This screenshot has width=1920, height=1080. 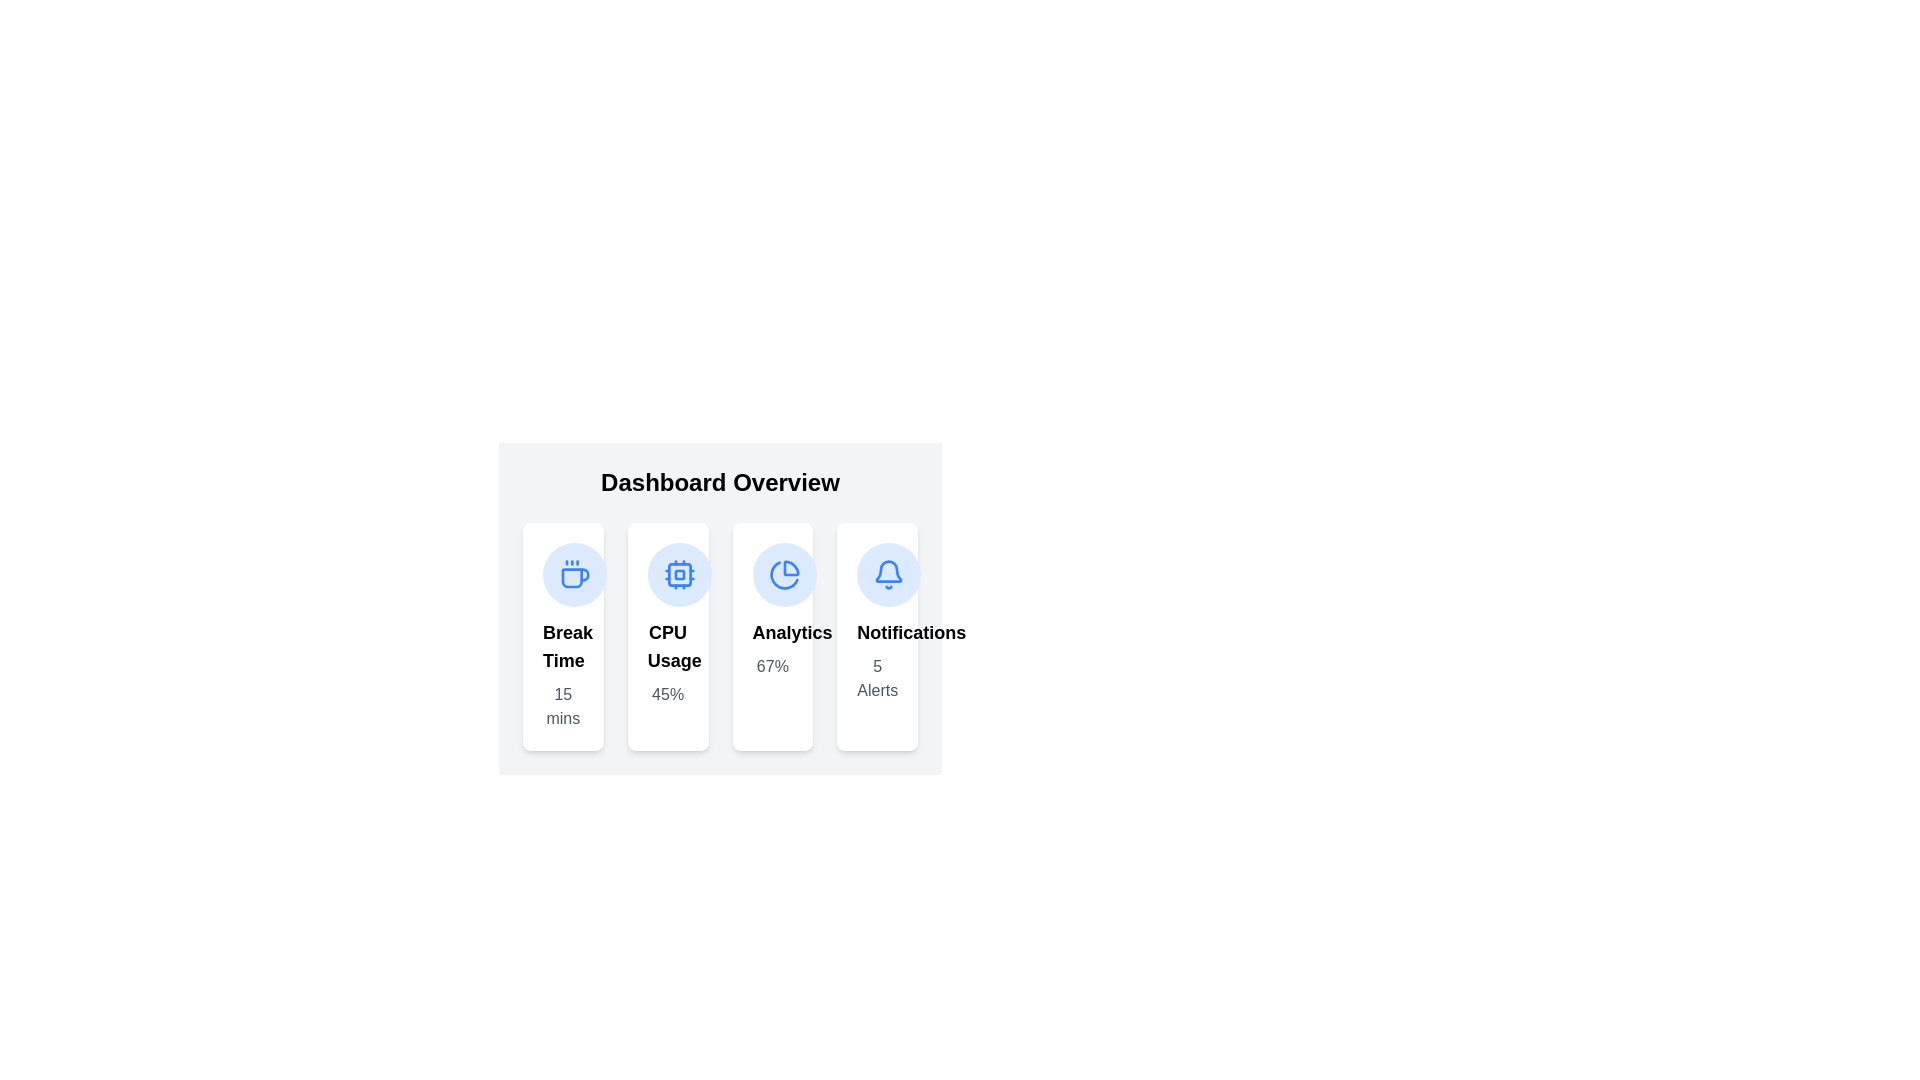 I want to click on text label element that displays 'Analytics' in bold font, which is the third card from the left in a group of four, located under the heading 'Analytics', so click(x=771, y=632).